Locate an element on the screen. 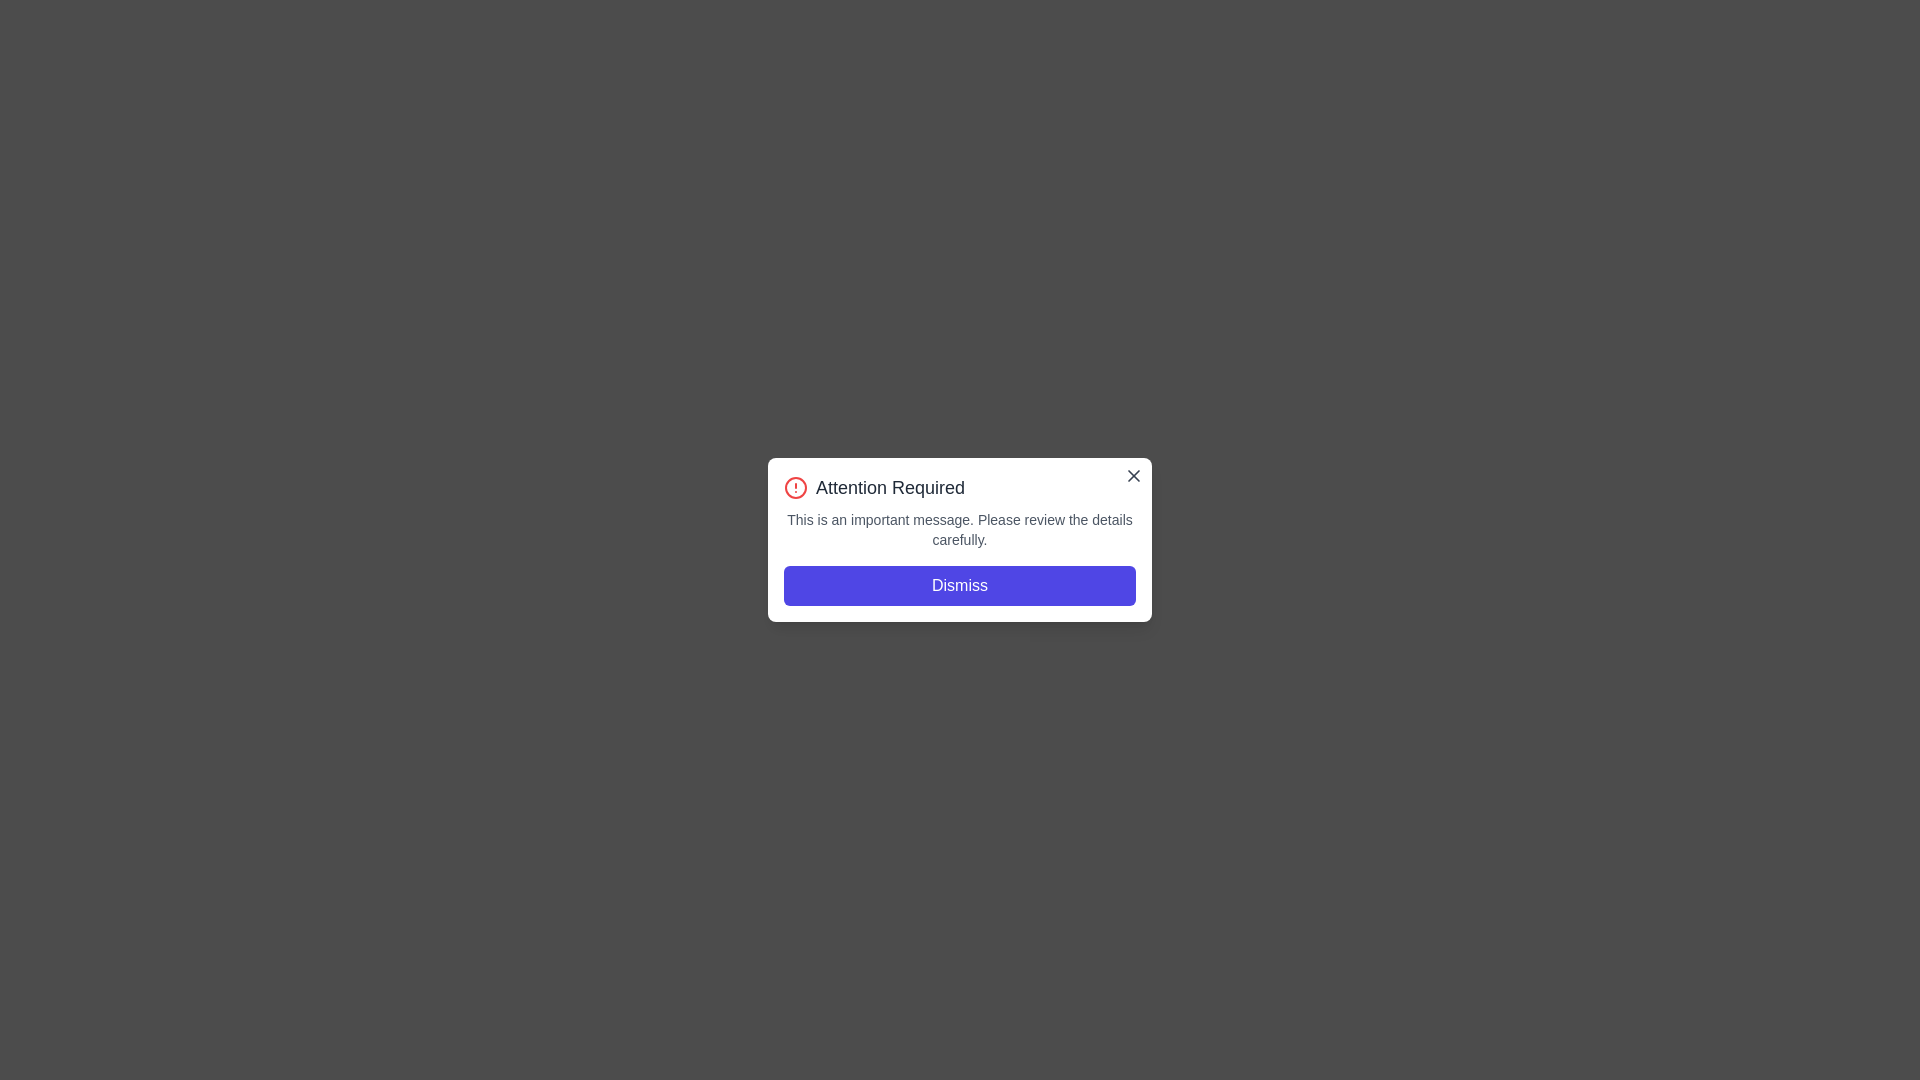 The height and width of the screenshot is (1080, 1920). the Text Display element that shows the message 'This is an important message. Please review the details carefully.', located inside a white modal beneath the 'Attention Required' title is located at coordinates (960, 528).